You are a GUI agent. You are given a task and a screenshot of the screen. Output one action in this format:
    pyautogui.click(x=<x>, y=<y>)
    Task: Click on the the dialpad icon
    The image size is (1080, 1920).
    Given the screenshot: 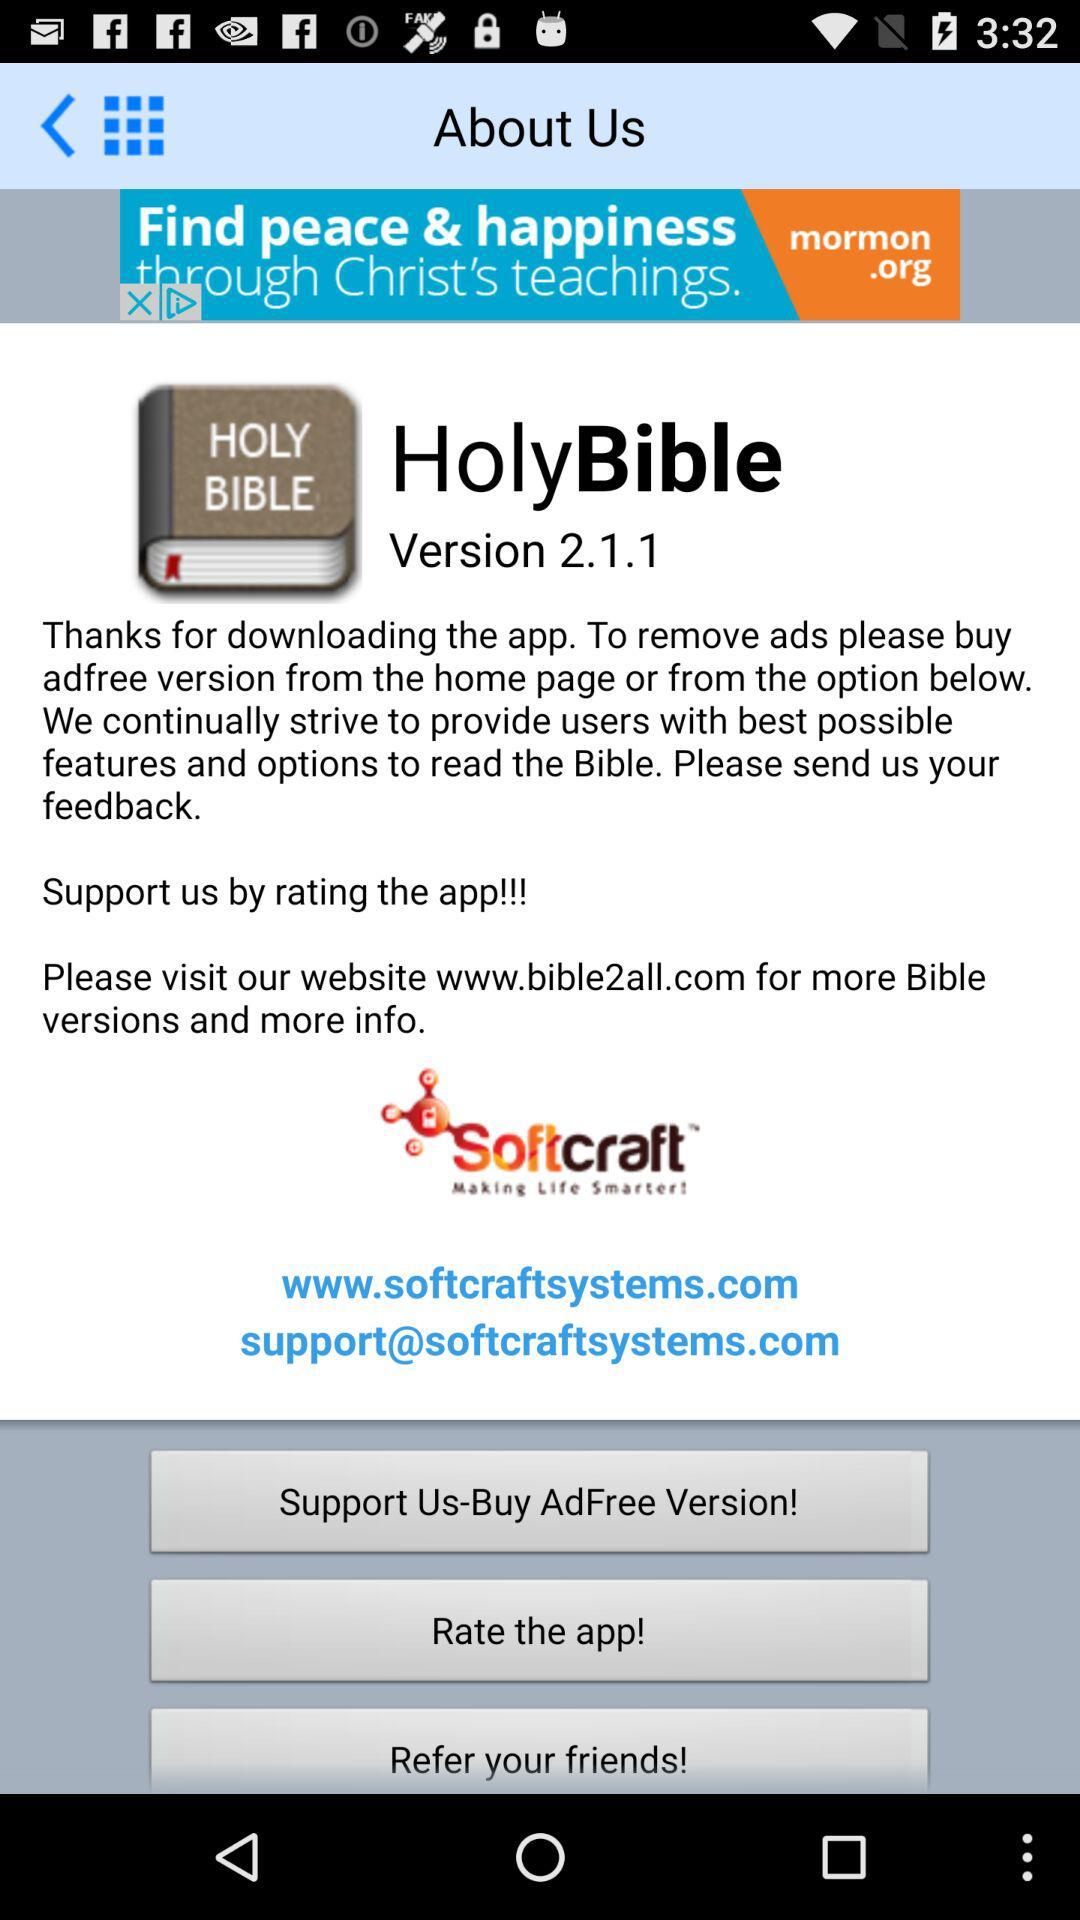 What is the action you would take?
    pyautogui.click(x=133, y=133)
    